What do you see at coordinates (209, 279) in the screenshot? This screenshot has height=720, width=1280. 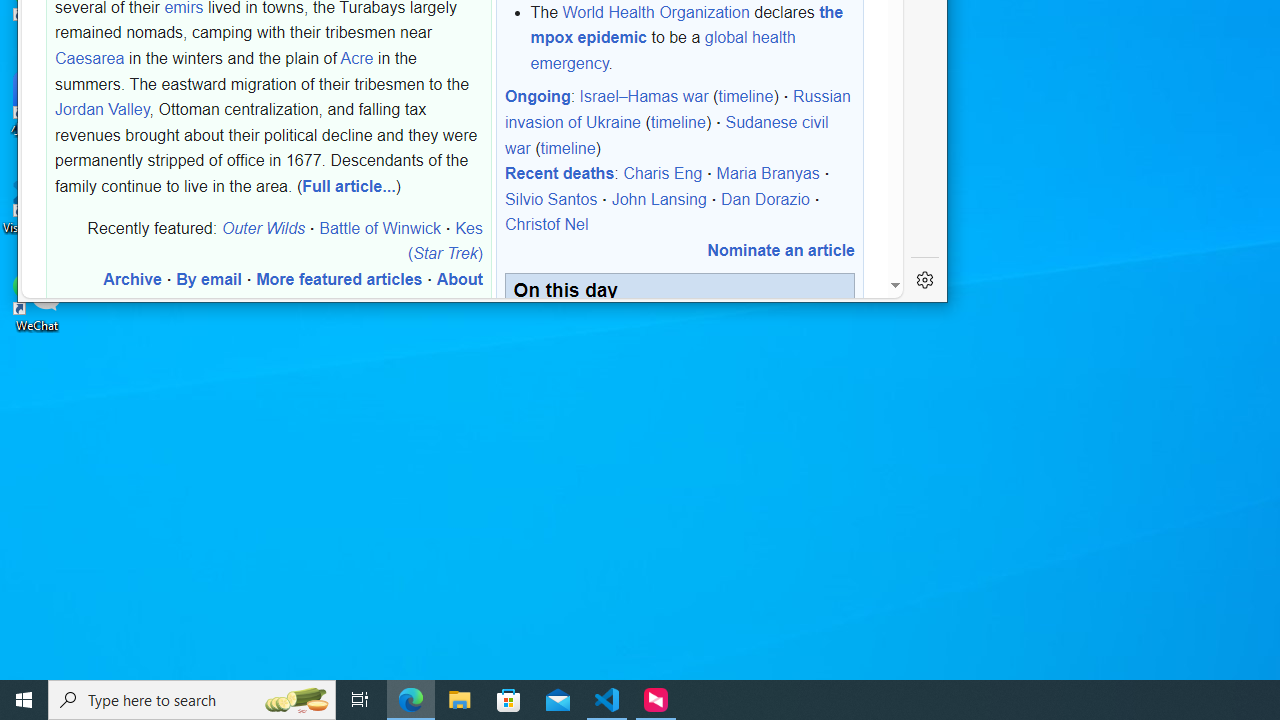 I see `'By email'` at bounding box center [209, 279].